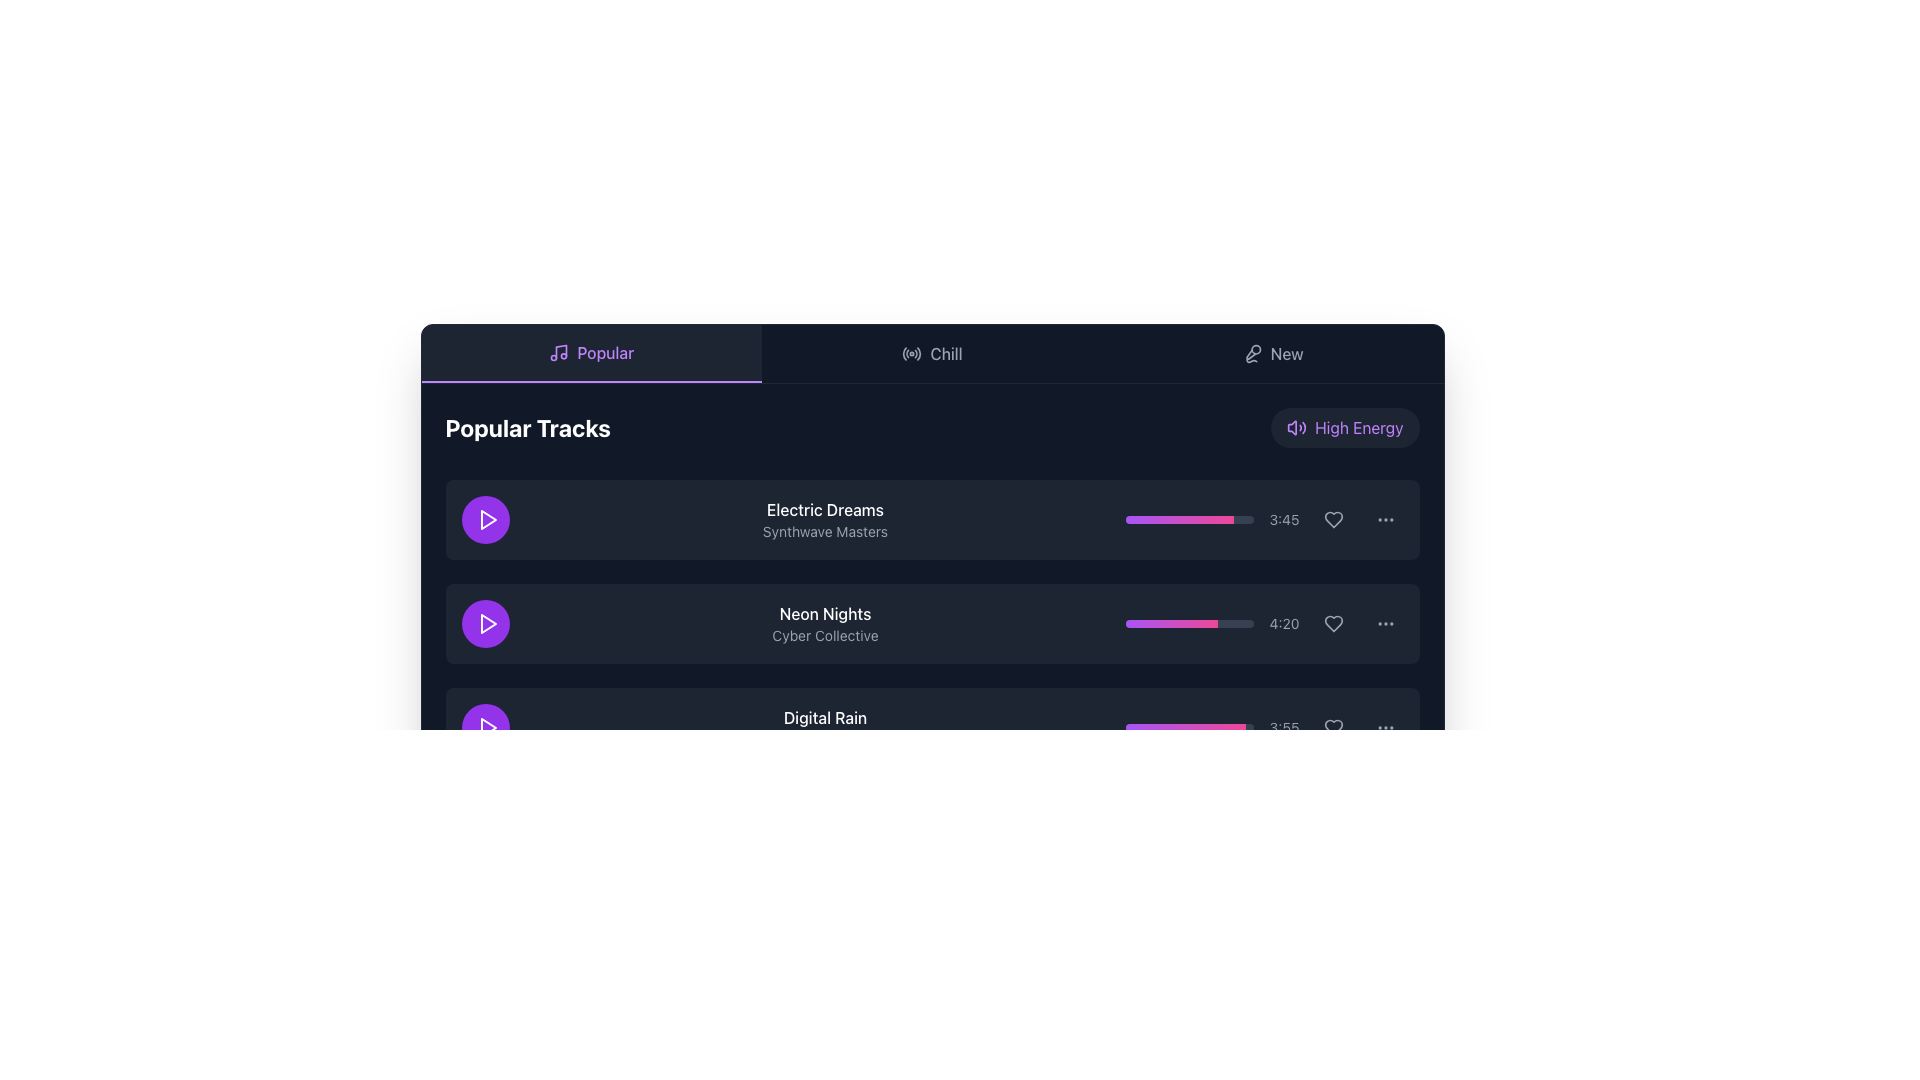  I want to click on the triangular play button symbol styled with a purple triangle, located in the second item of the 'Popular Tracks' list next to the track title 'Neon Nights' to play the associated track, so click(488, 623).